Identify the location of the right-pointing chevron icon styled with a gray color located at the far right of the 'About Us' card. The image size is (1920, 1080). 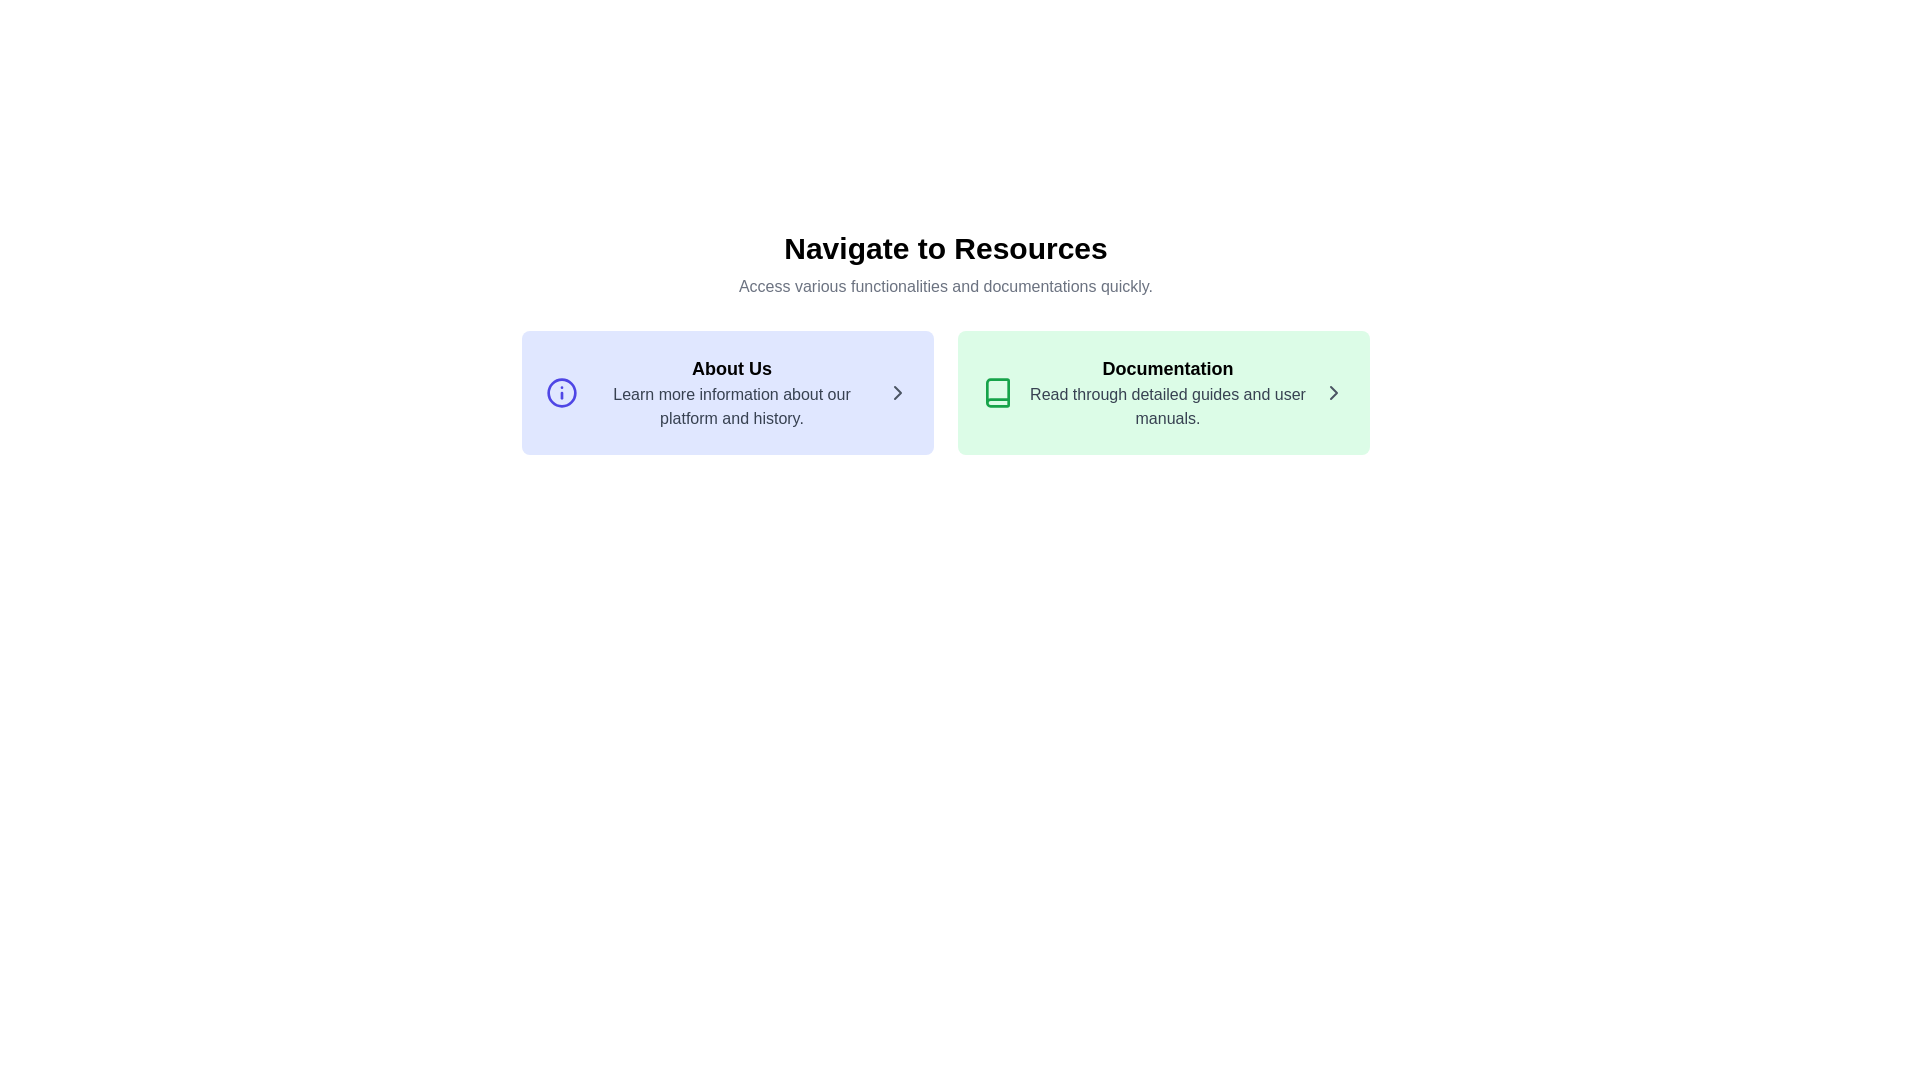
(896, 393).